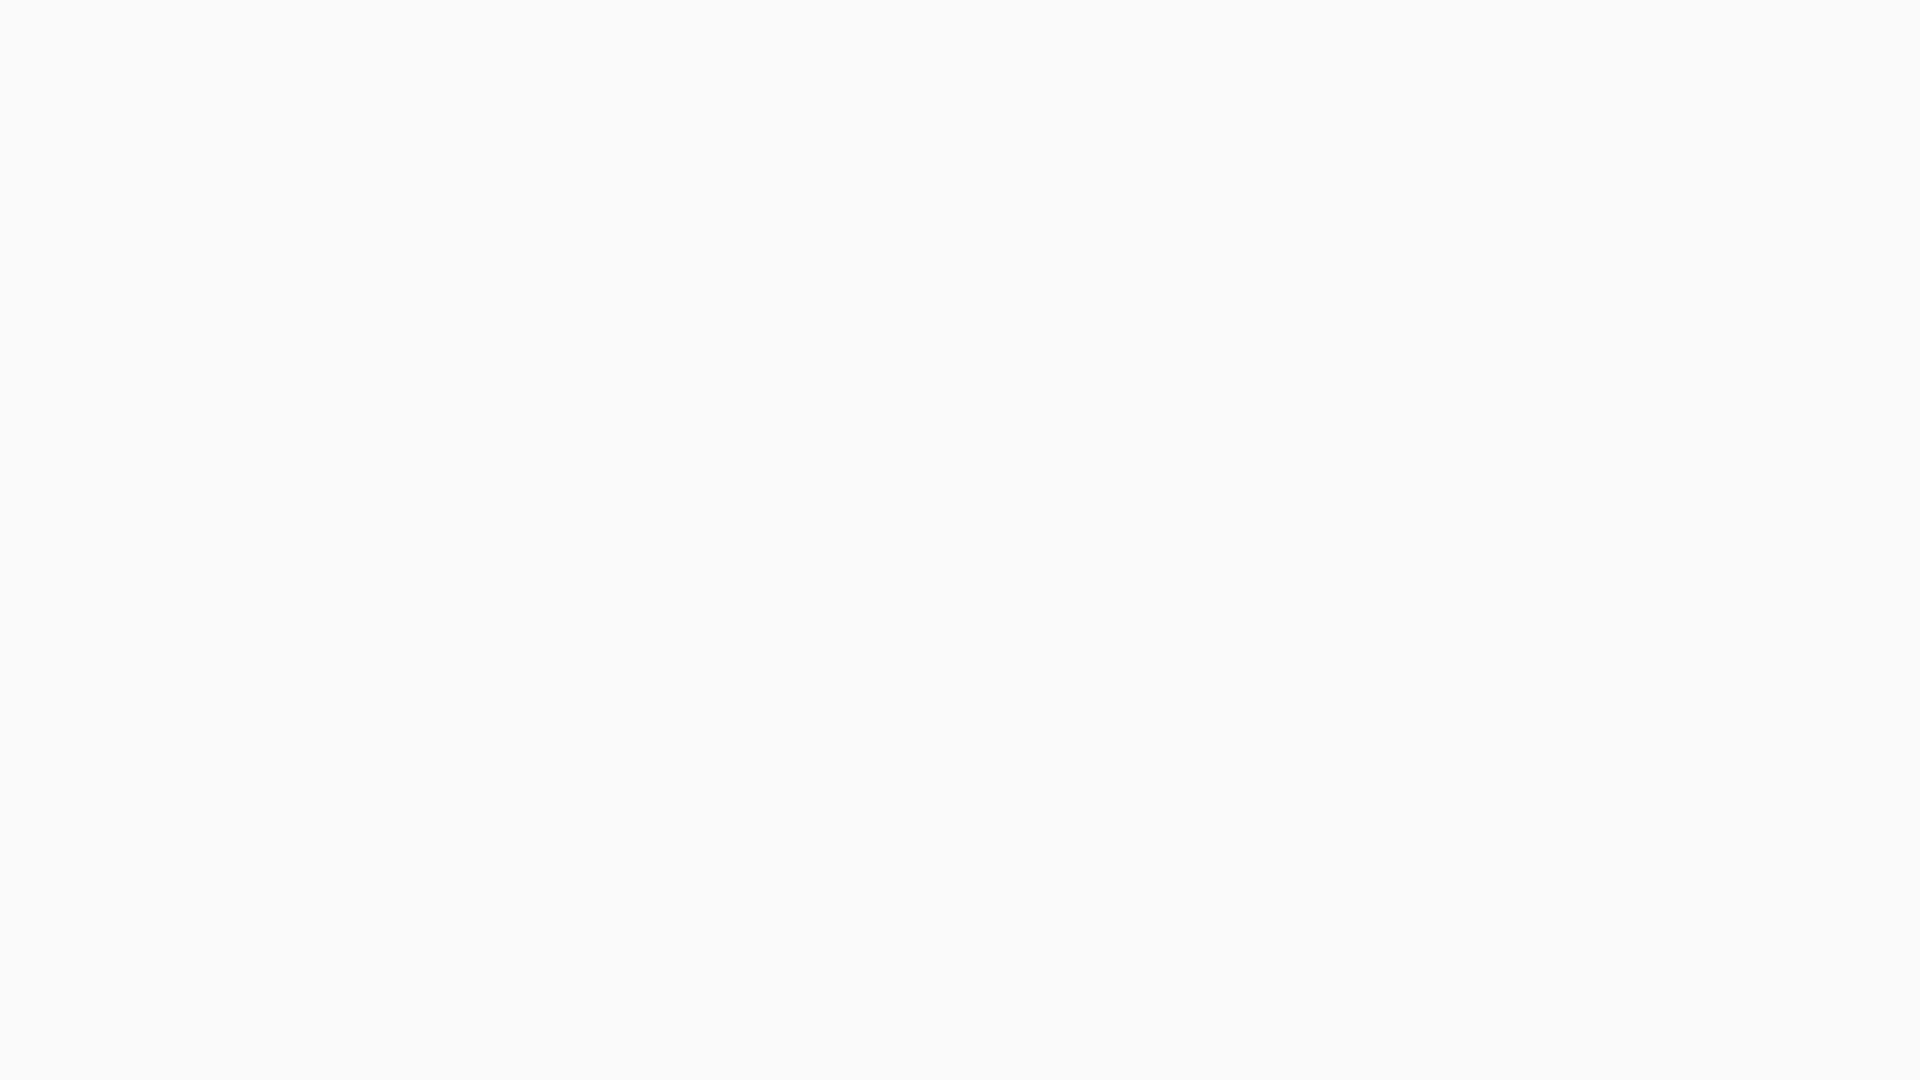  Describe the element at coordinates (1837, 27) in the screenshot. I see `Change Language: English (US)` at that location.